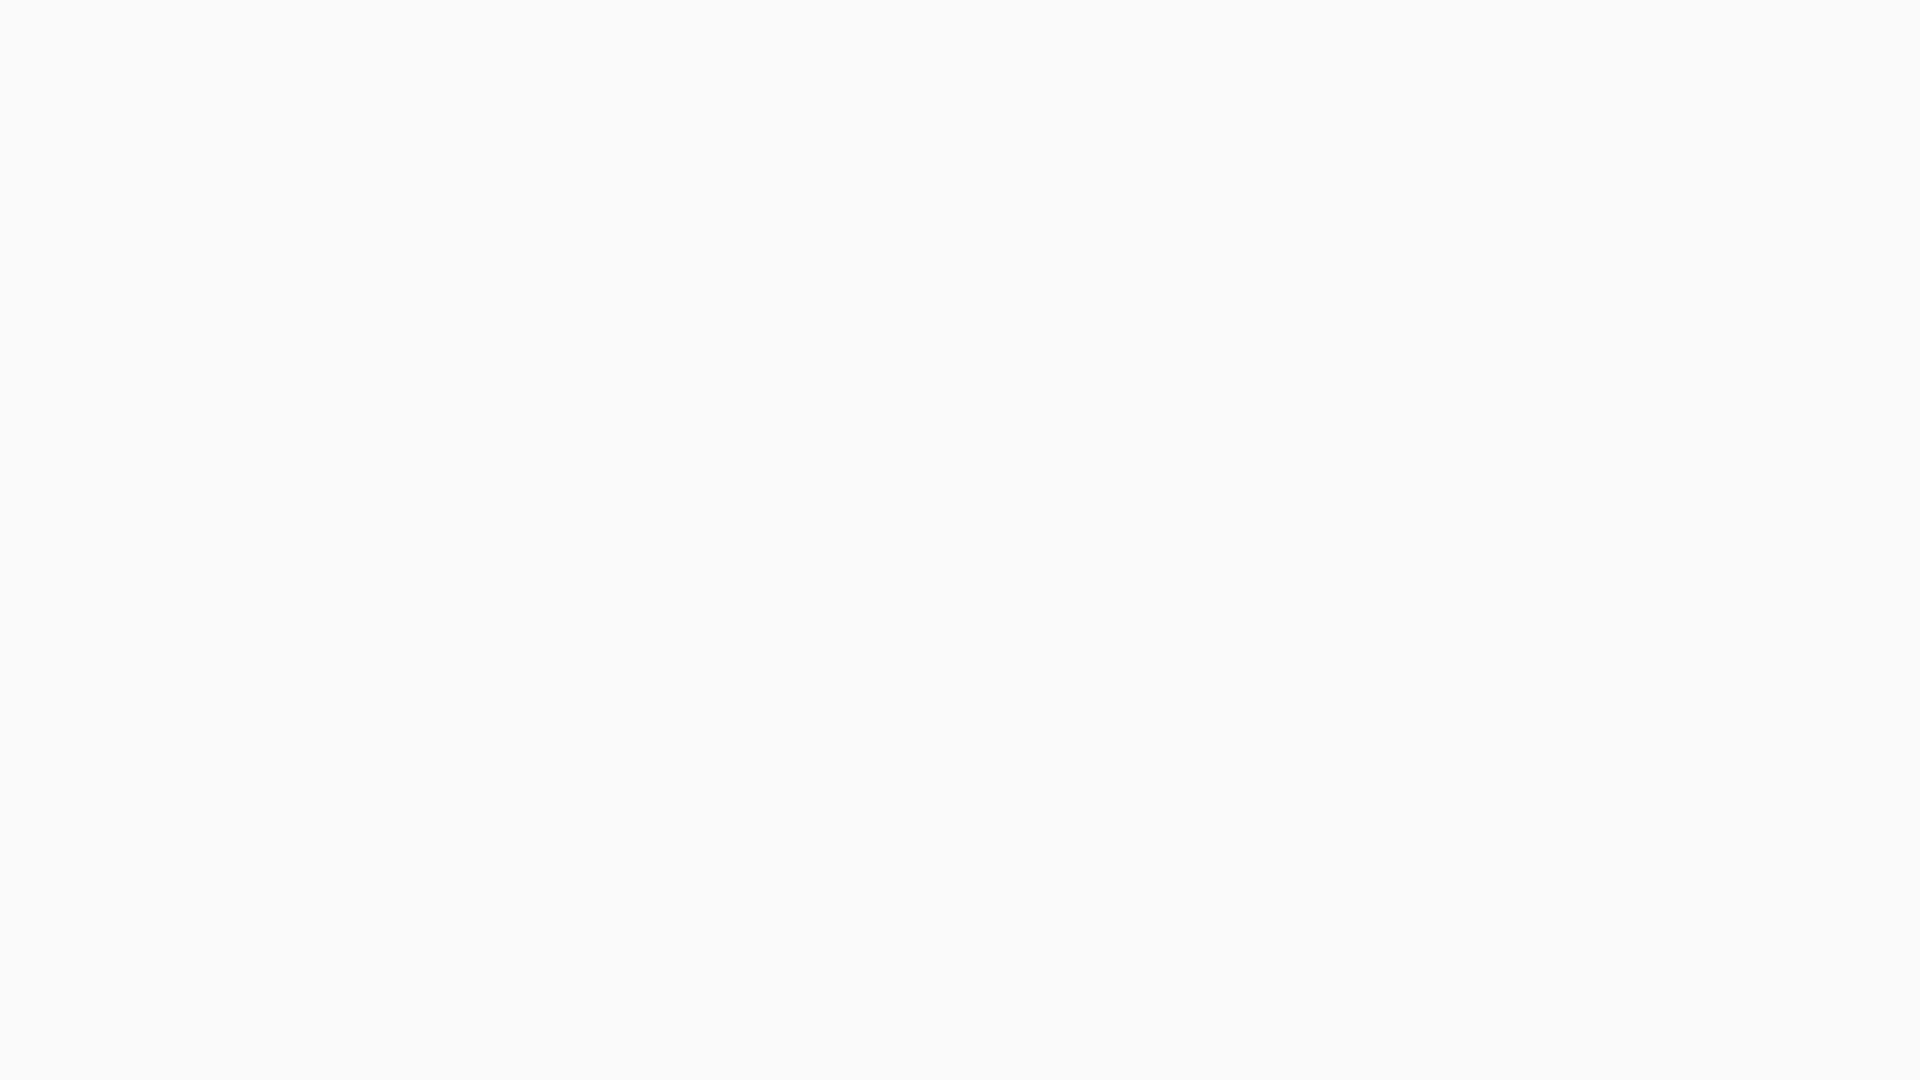  Describe the element at coordinates (1837, 27) in the screenshot. I see `Change Language: English (US)` at that location.